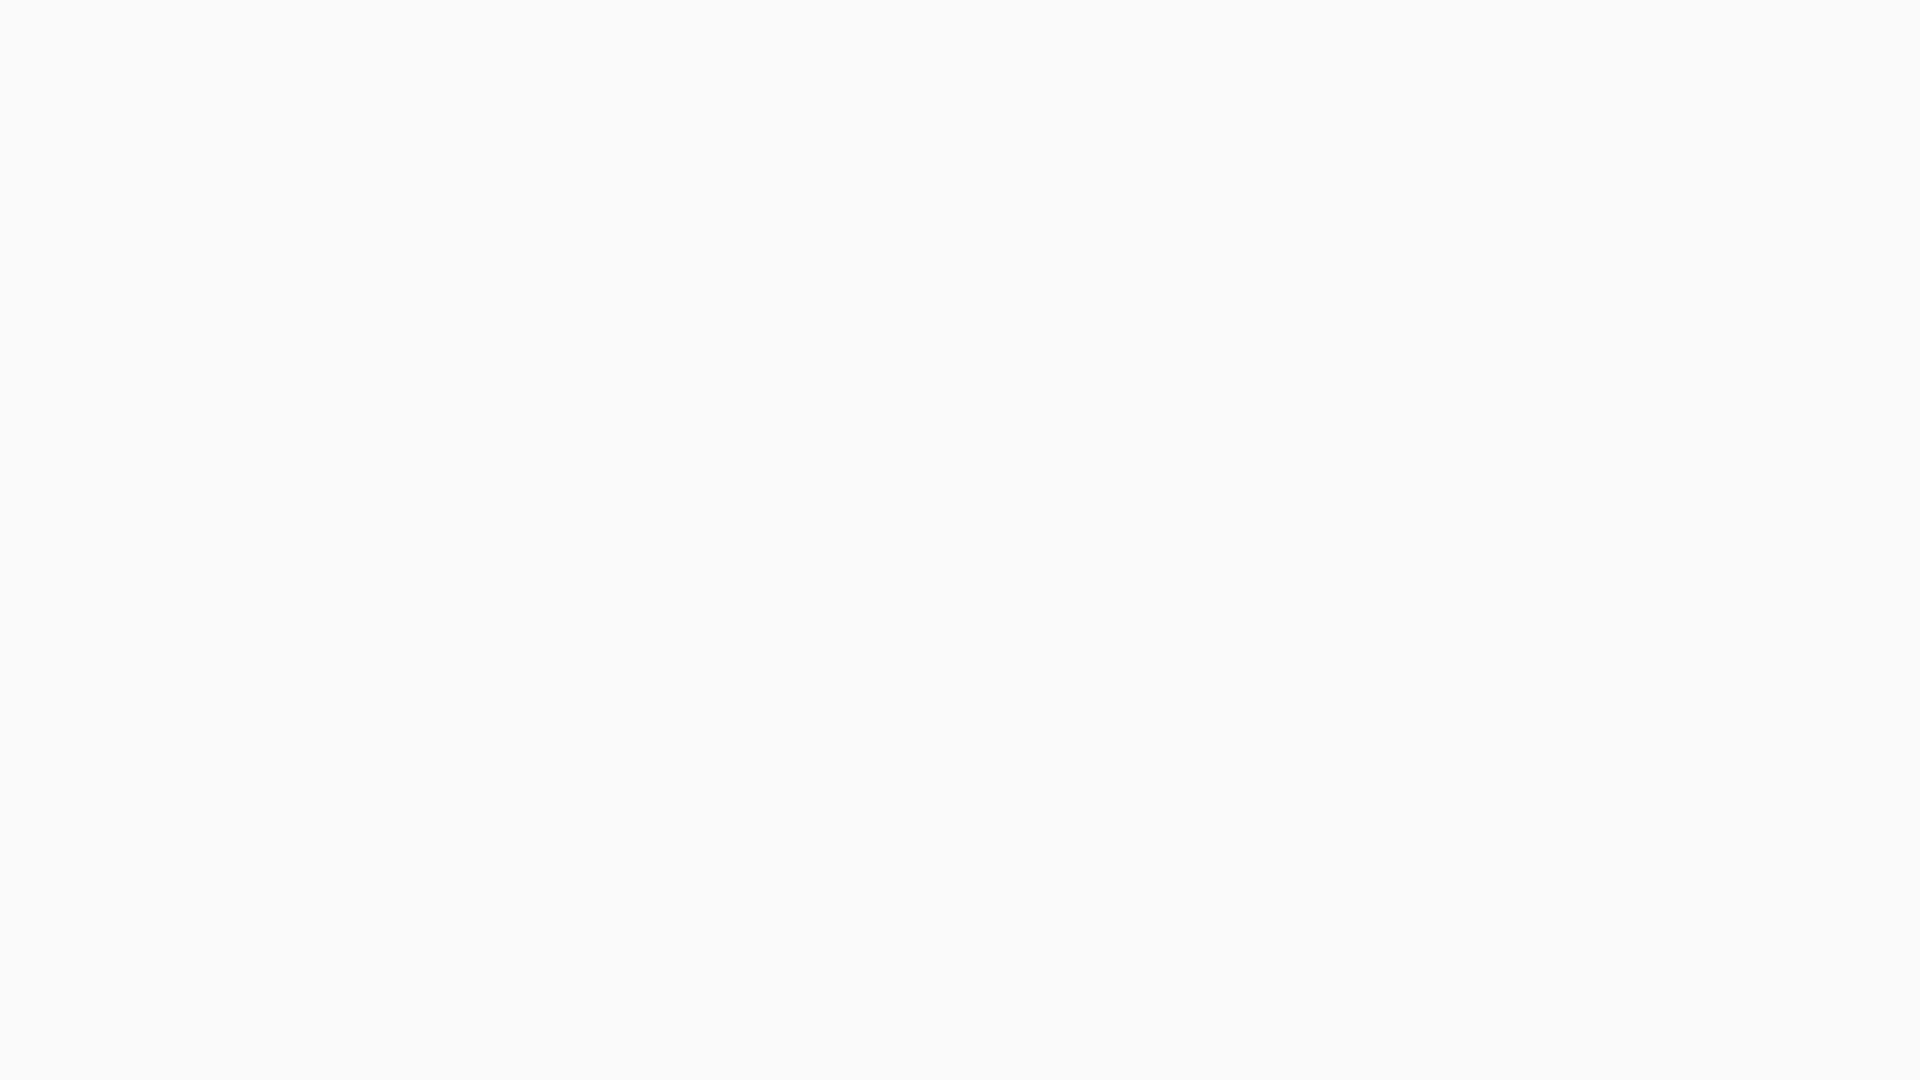  Describe the element at coordinates (1837, 27) in the screenshot. I see `Change Language: English (US)` at that location.